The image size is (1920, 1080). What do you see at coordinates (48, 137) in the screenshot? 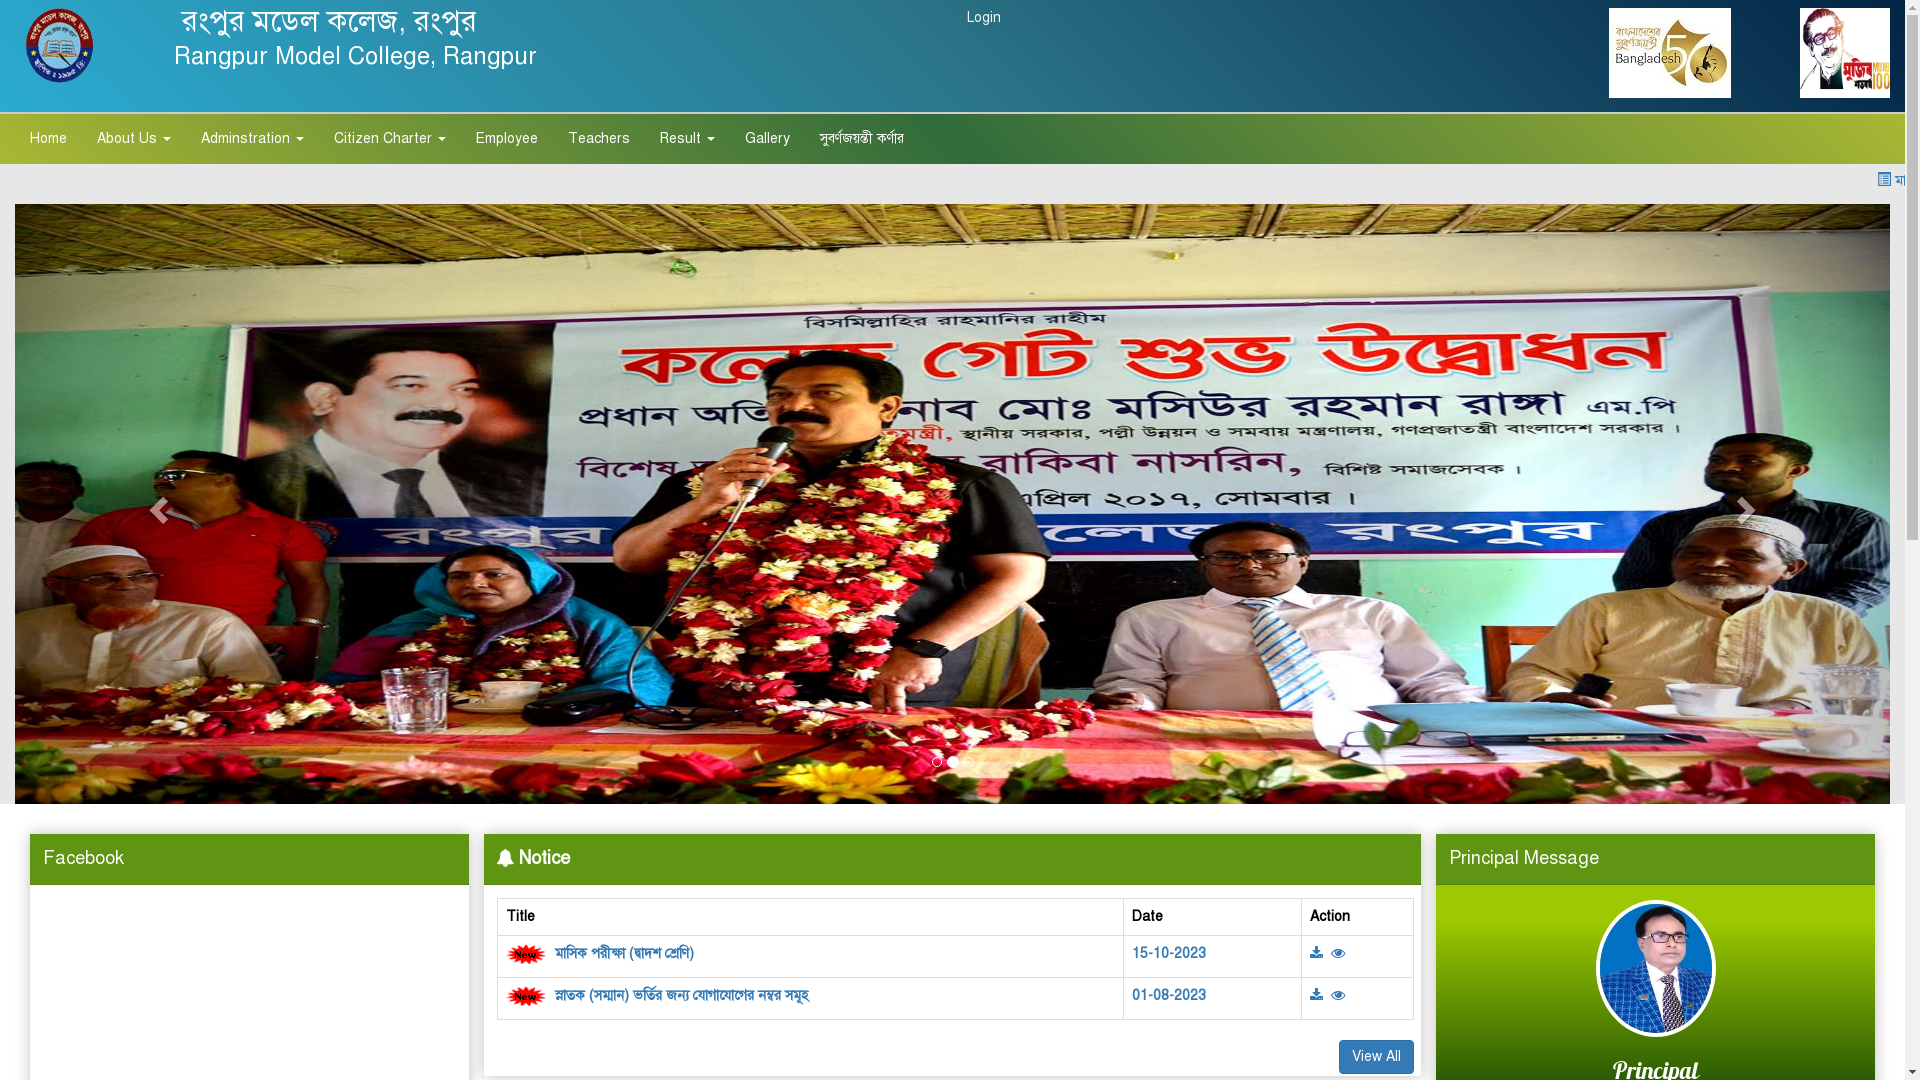
I see `'Home'` at bounding box center [48, 137].